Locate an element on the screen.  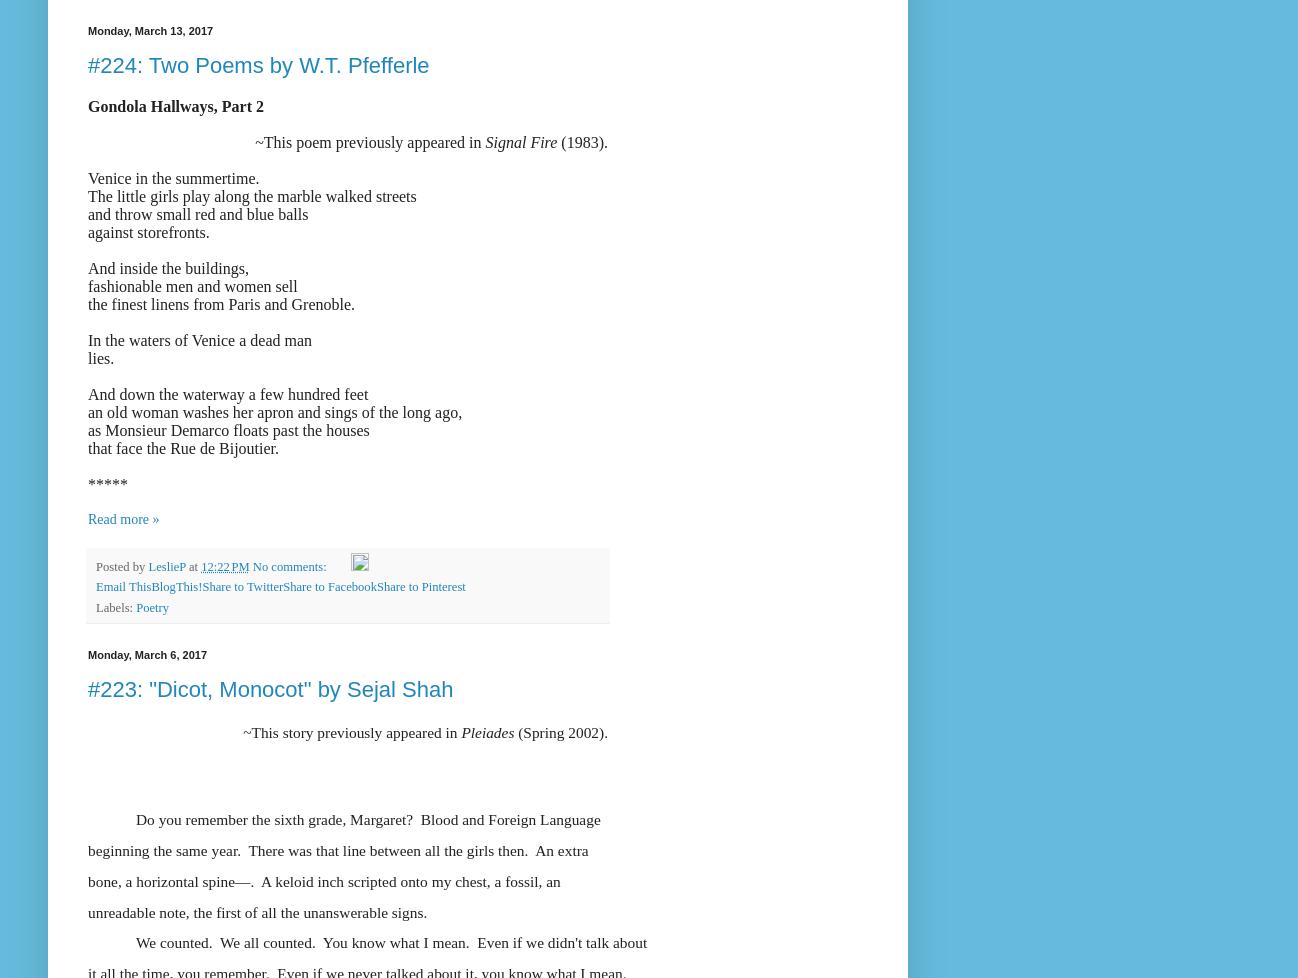
'as Monsieur Demarco floats past the houses' is located at coordinates (228, 429).